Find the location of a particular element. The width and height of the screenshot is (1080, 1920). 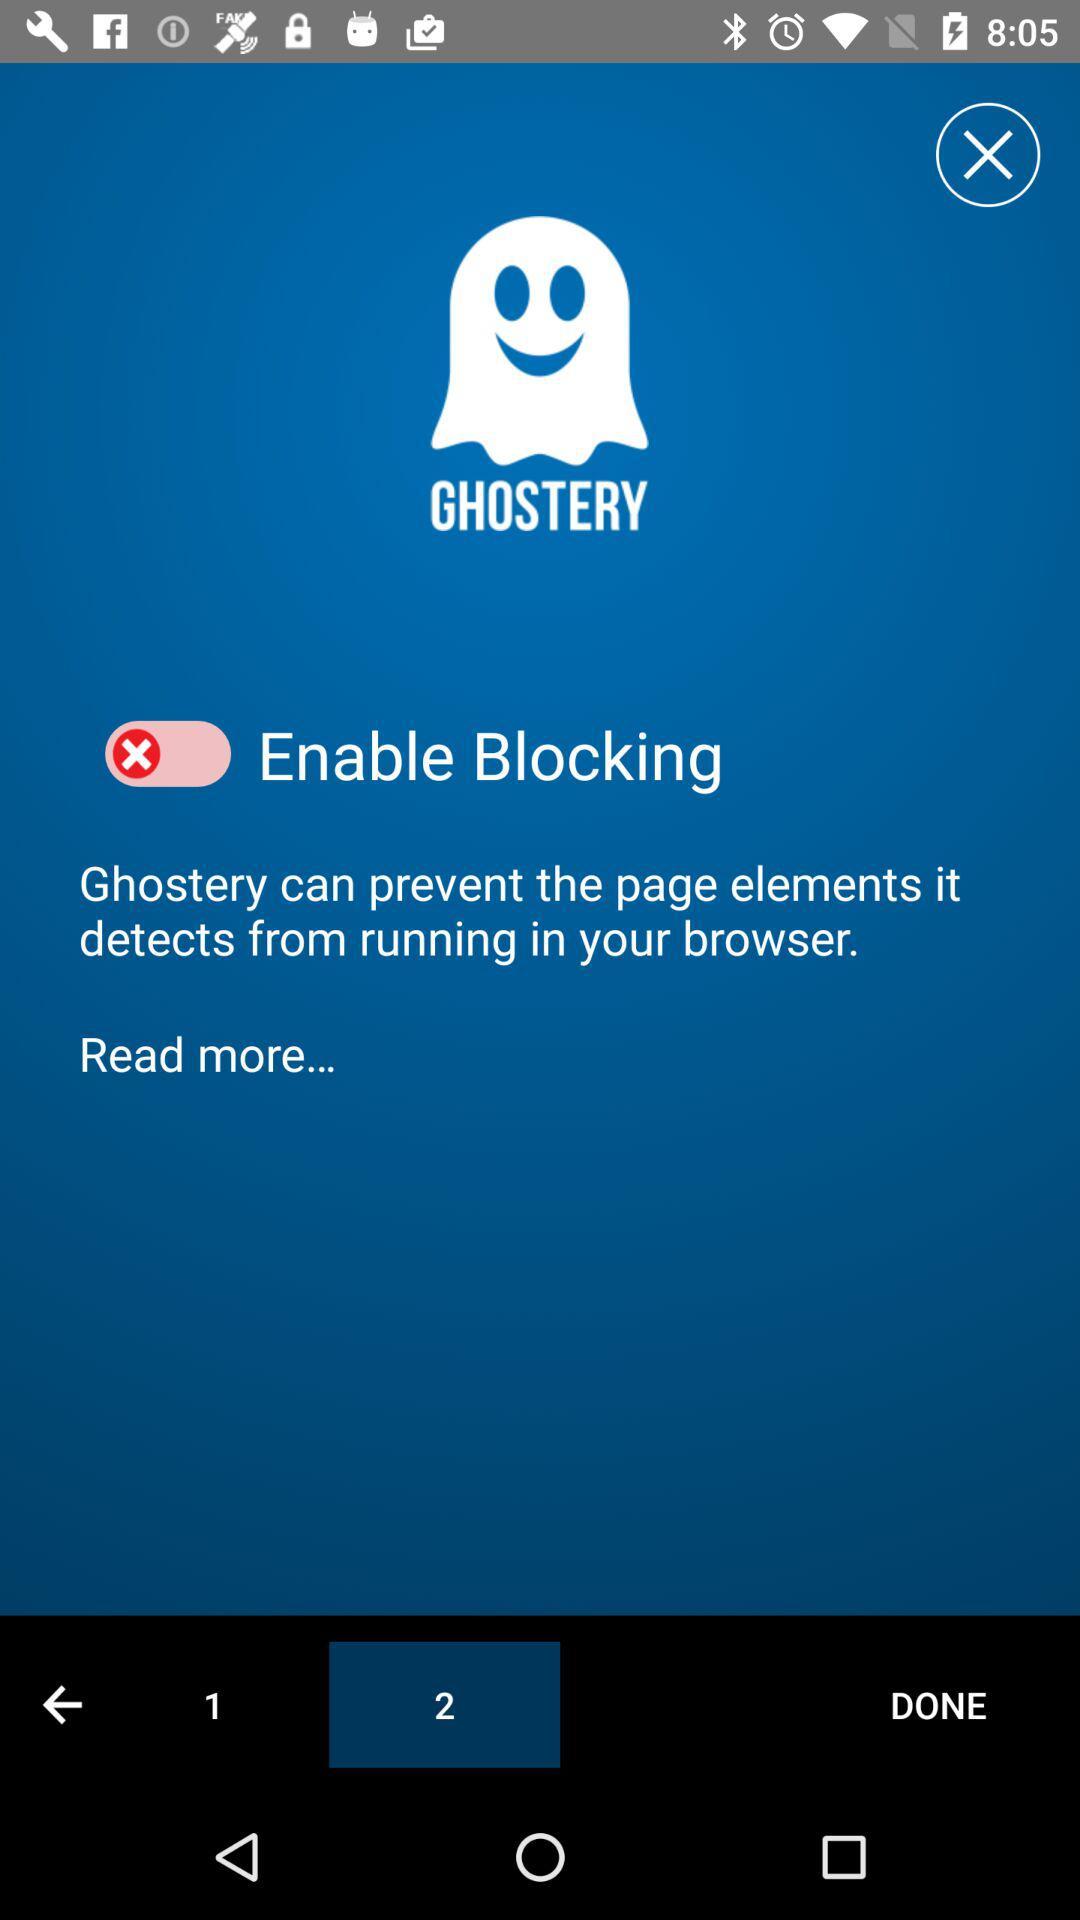

the arrow_backward icon is located at coordinates (61, 1703).